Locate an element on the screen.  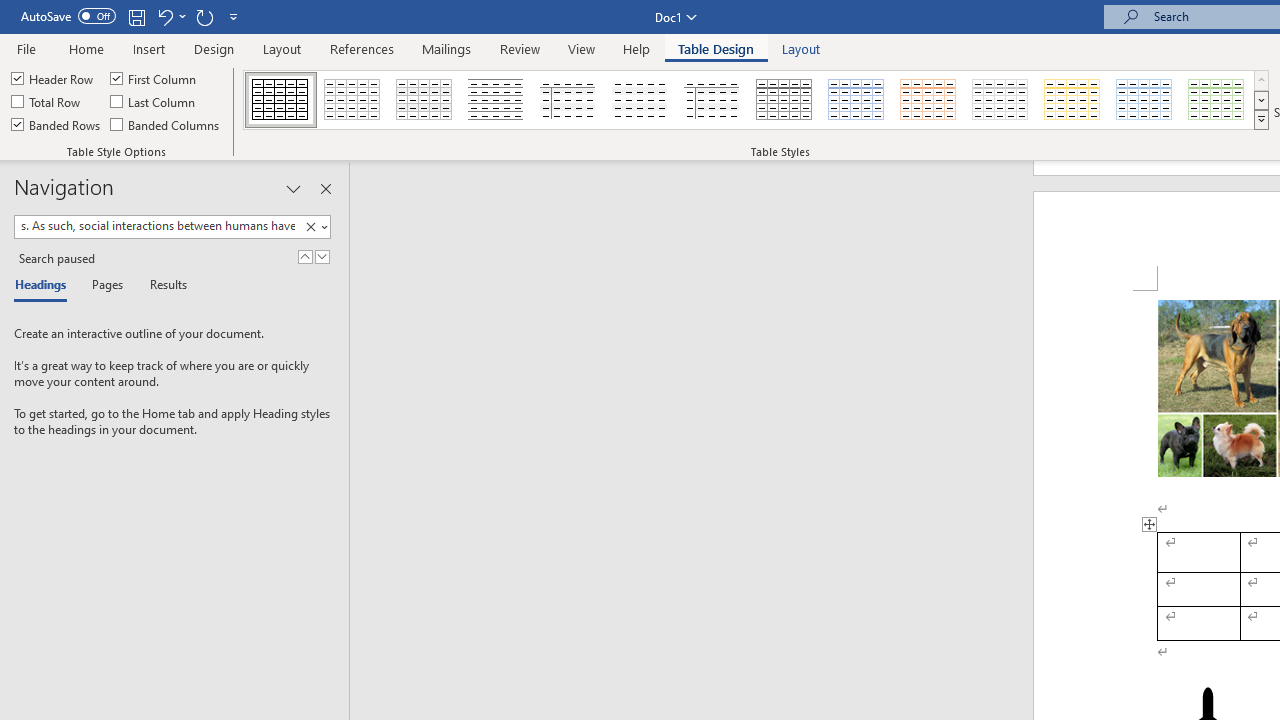
'Next Result' is located at coordinates (322, 256).